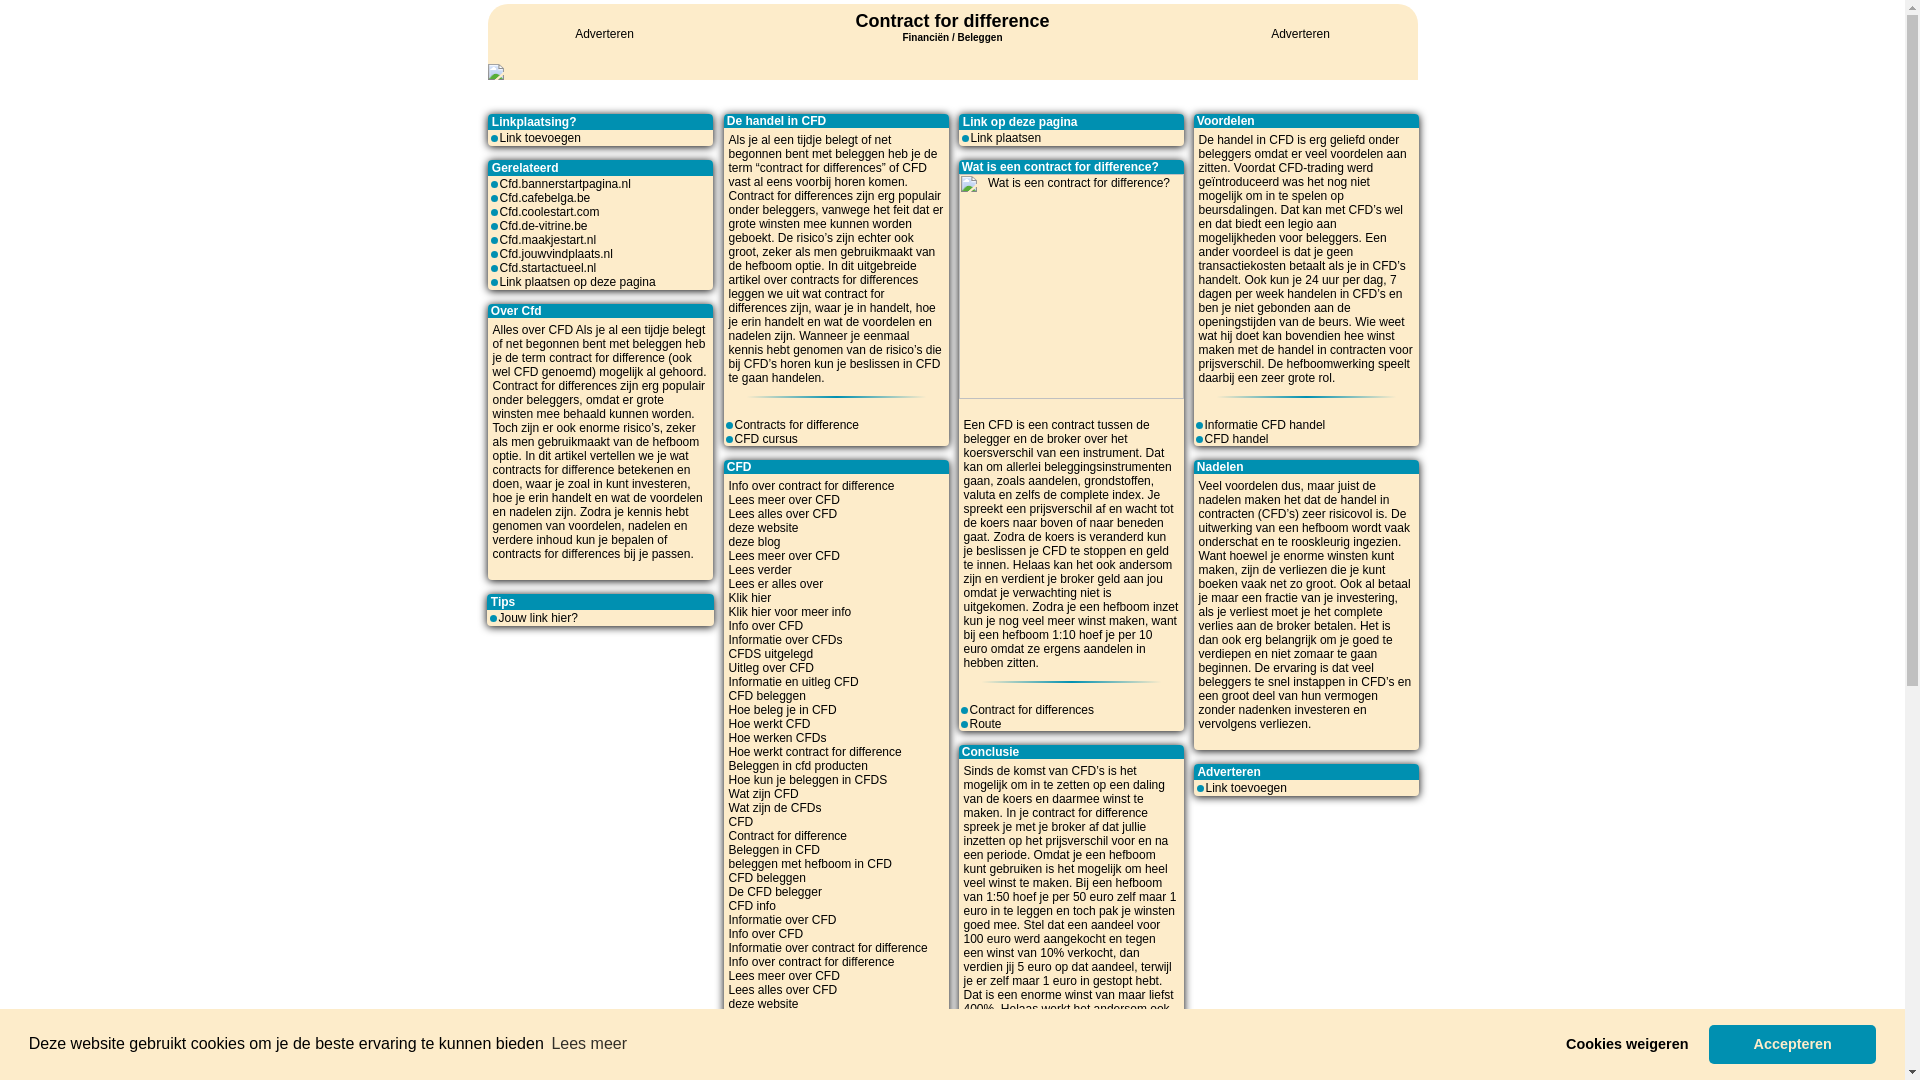 Image resolution: width=1920 pixels, height=1080 pixels. Describe the element at coordinates (727, 624) in the screenshot. I see `'Info over CFD'` at that location.